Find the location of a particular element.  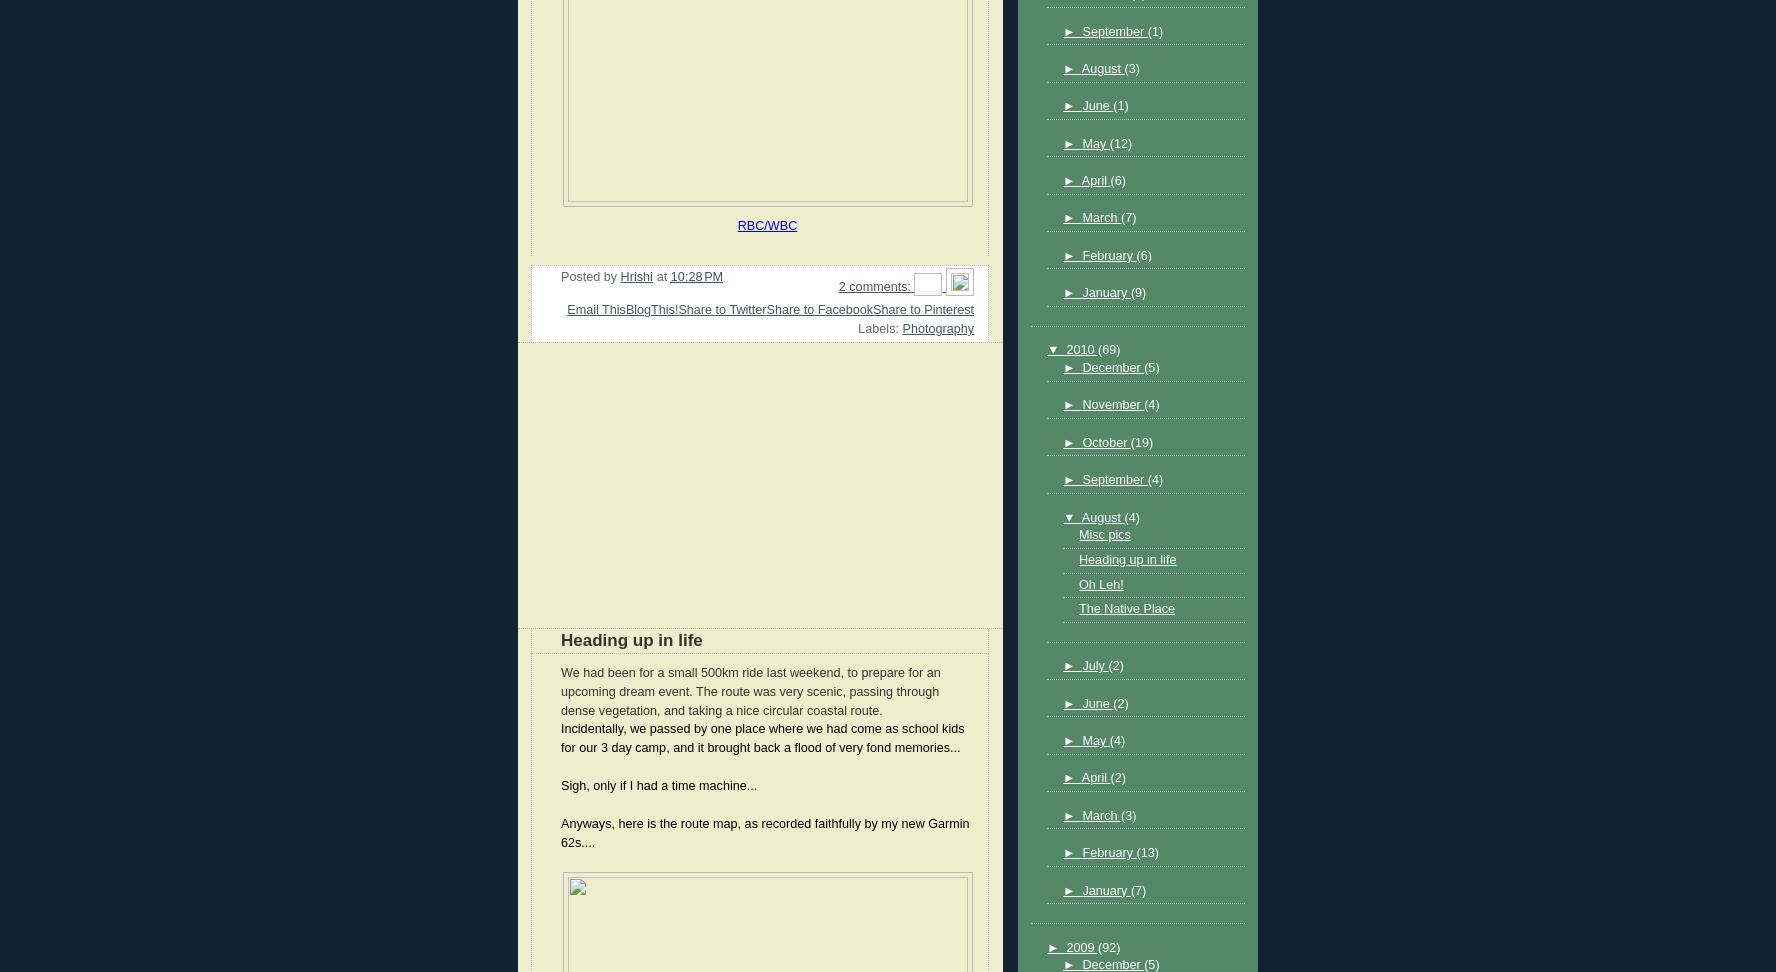

'Photography' is located at coordinates (901, 328).